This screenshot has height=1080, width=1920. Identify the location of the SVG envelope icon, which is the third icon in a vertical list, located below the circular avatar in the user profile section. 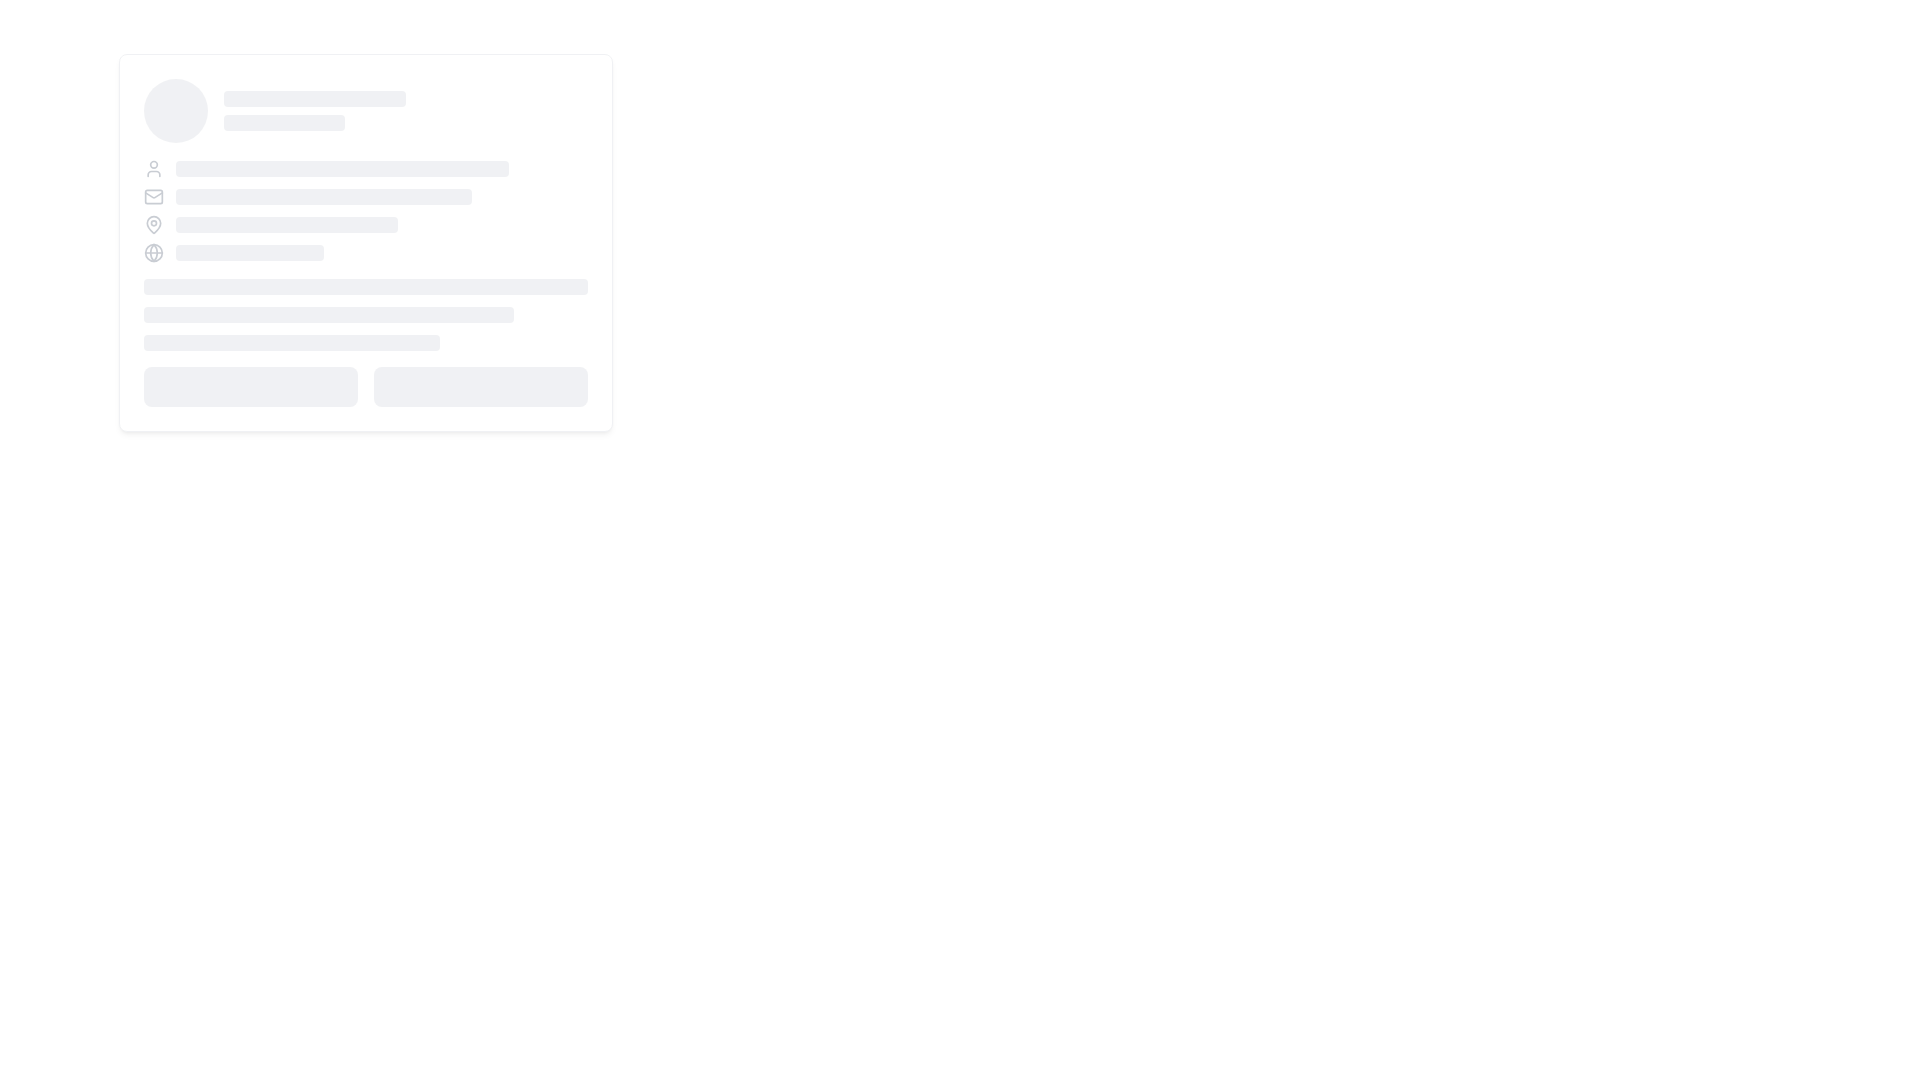
(152, 195).